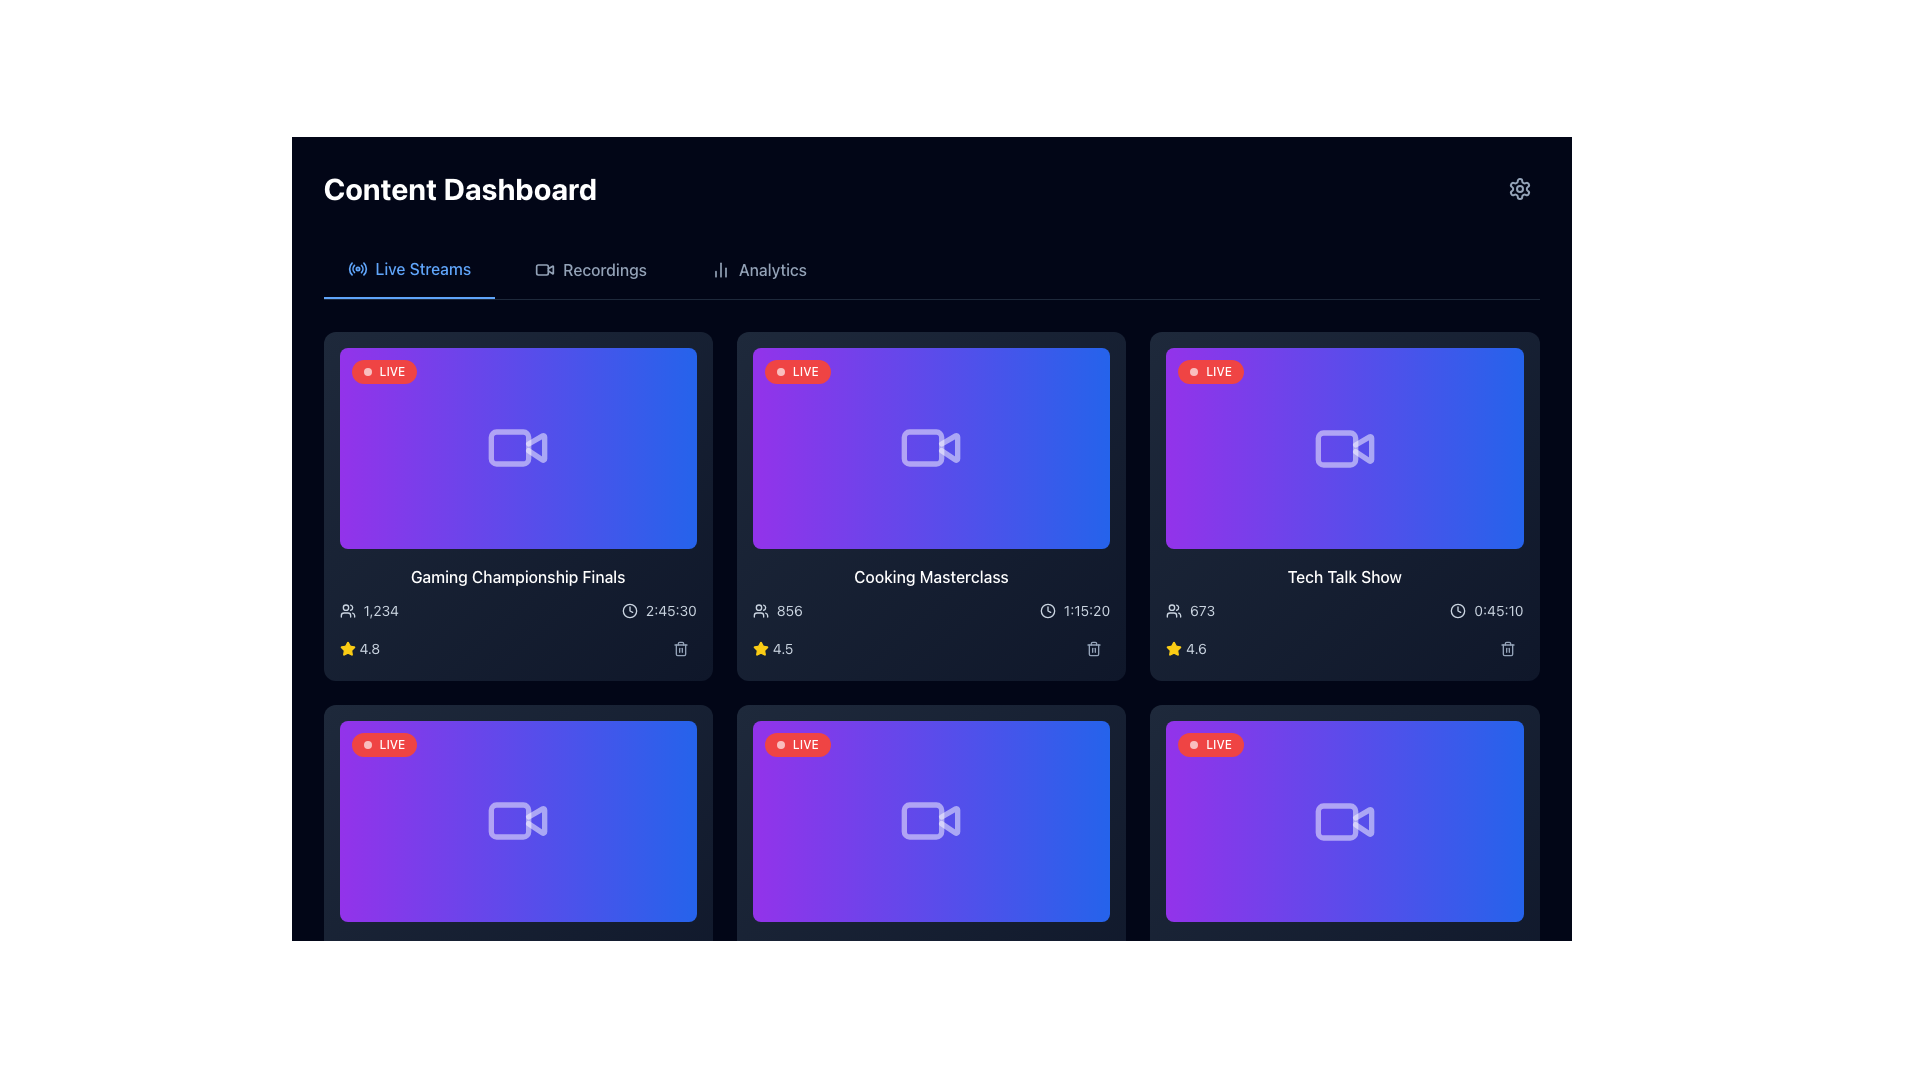 The width and height of the screenshot is (1920, 1080). Describe the element at coordinates (518, 576) in the screenshot. I see `the text label that serves as a title for the associated video content located in the first card of the 'Live Streams' section, positioned beneath the video thumbnail` at that location.